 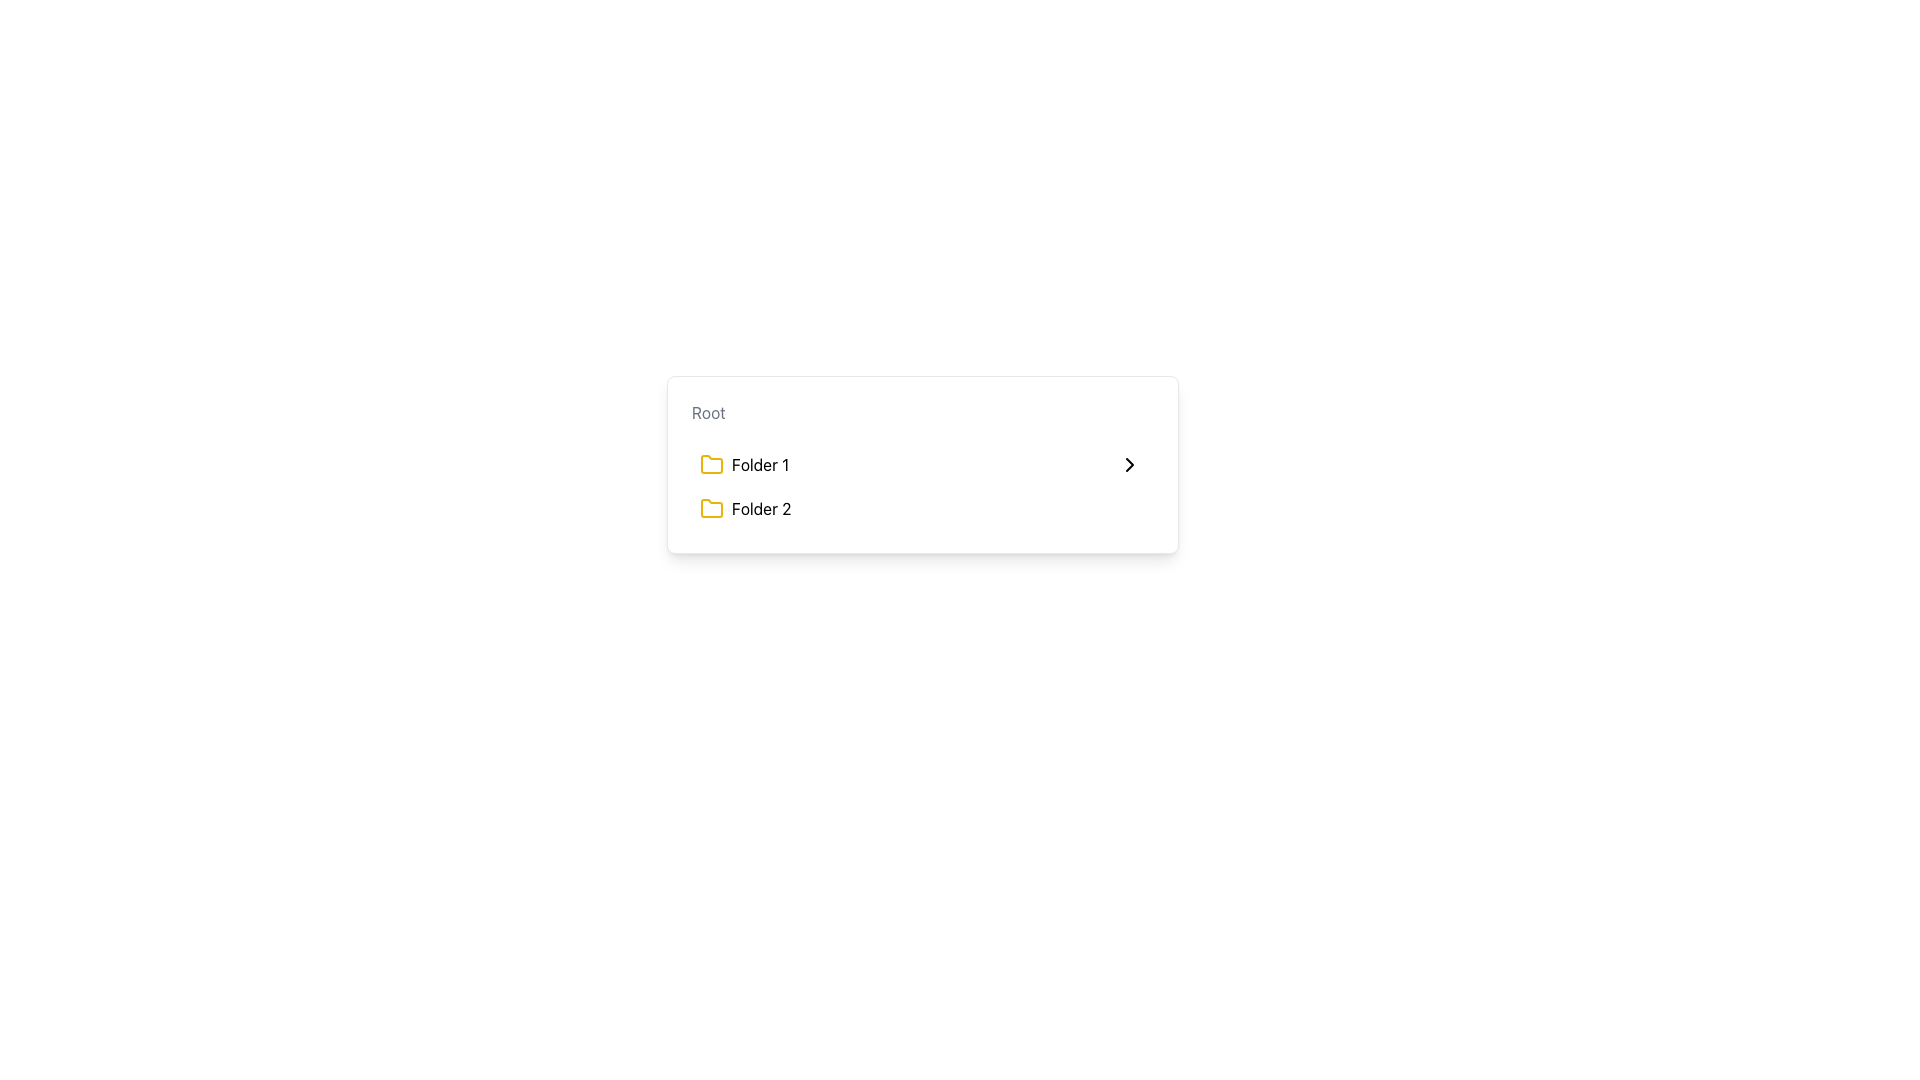 I want to click on the List Item element labeled 'Folder 1', so click(x=743, y=465).